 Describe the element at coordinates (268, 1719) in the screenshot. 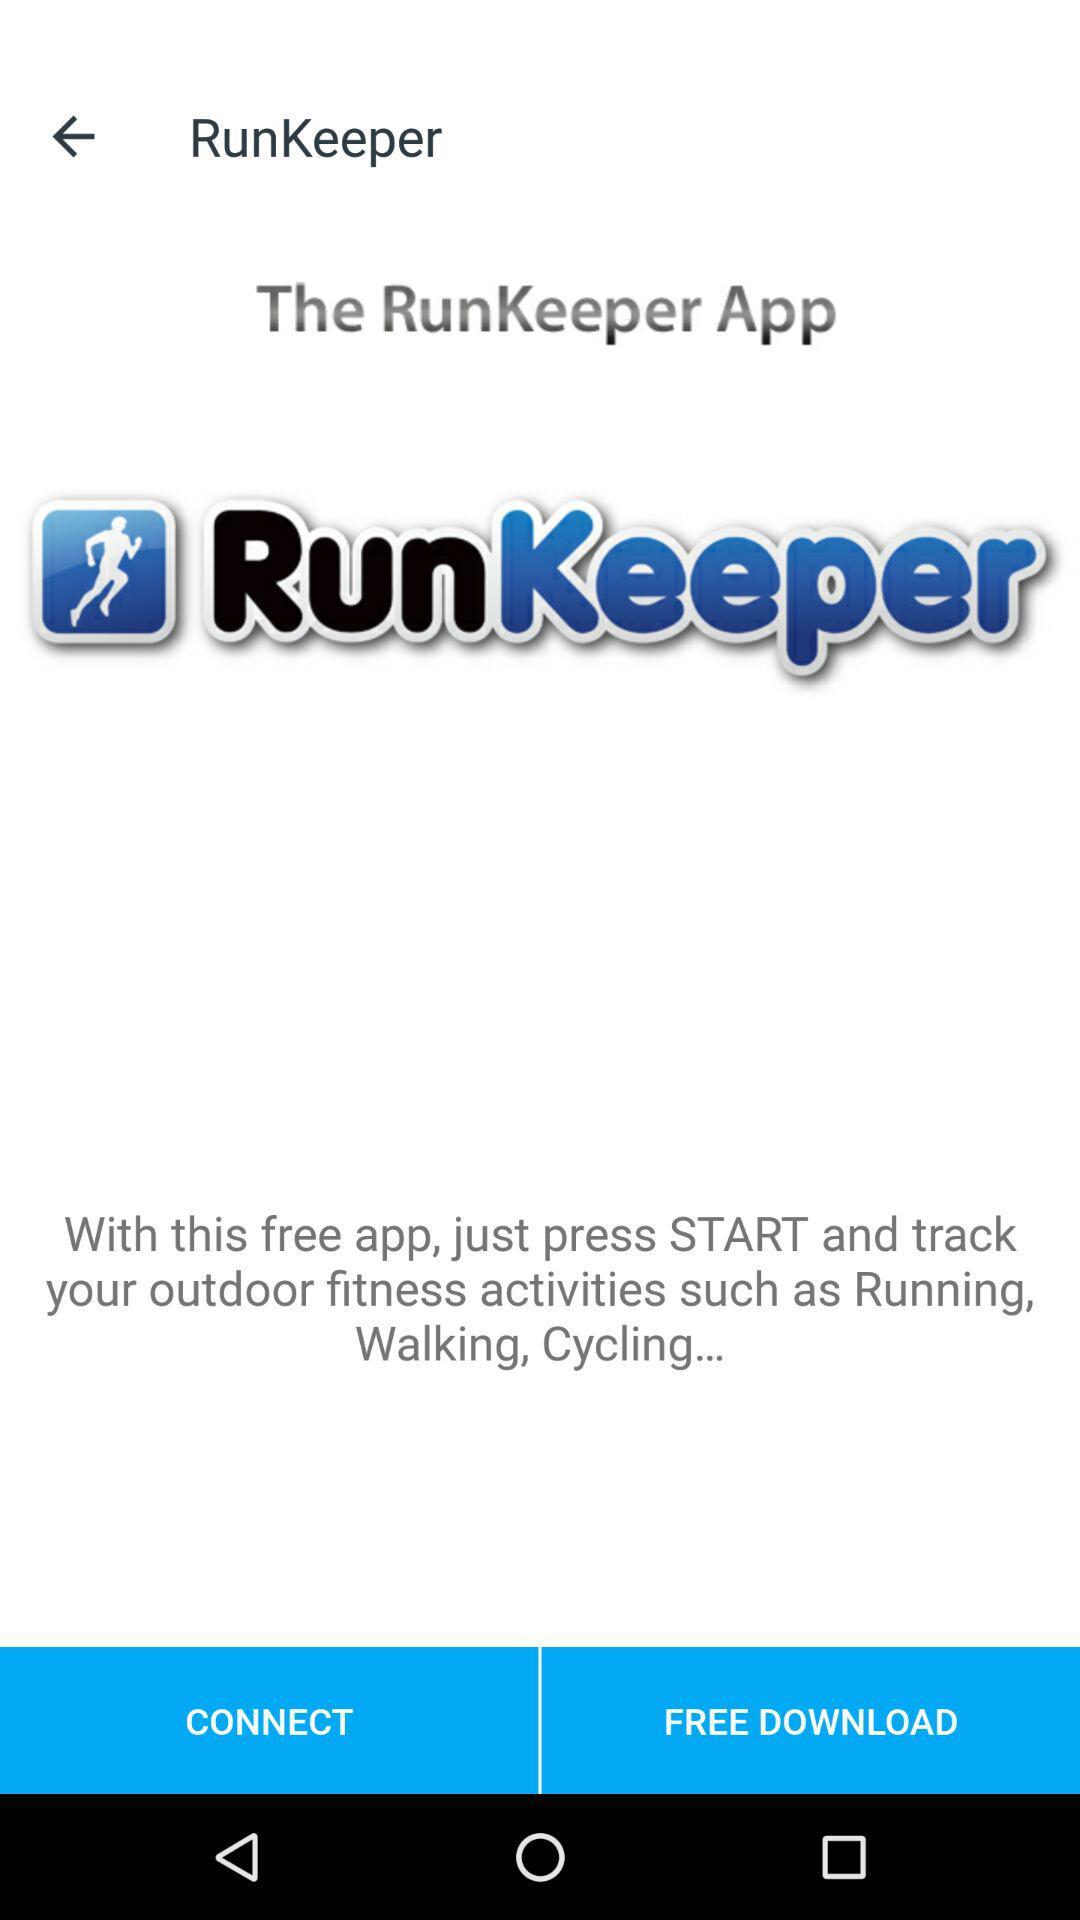

I see `the connect at the bottom left corner` at that location.